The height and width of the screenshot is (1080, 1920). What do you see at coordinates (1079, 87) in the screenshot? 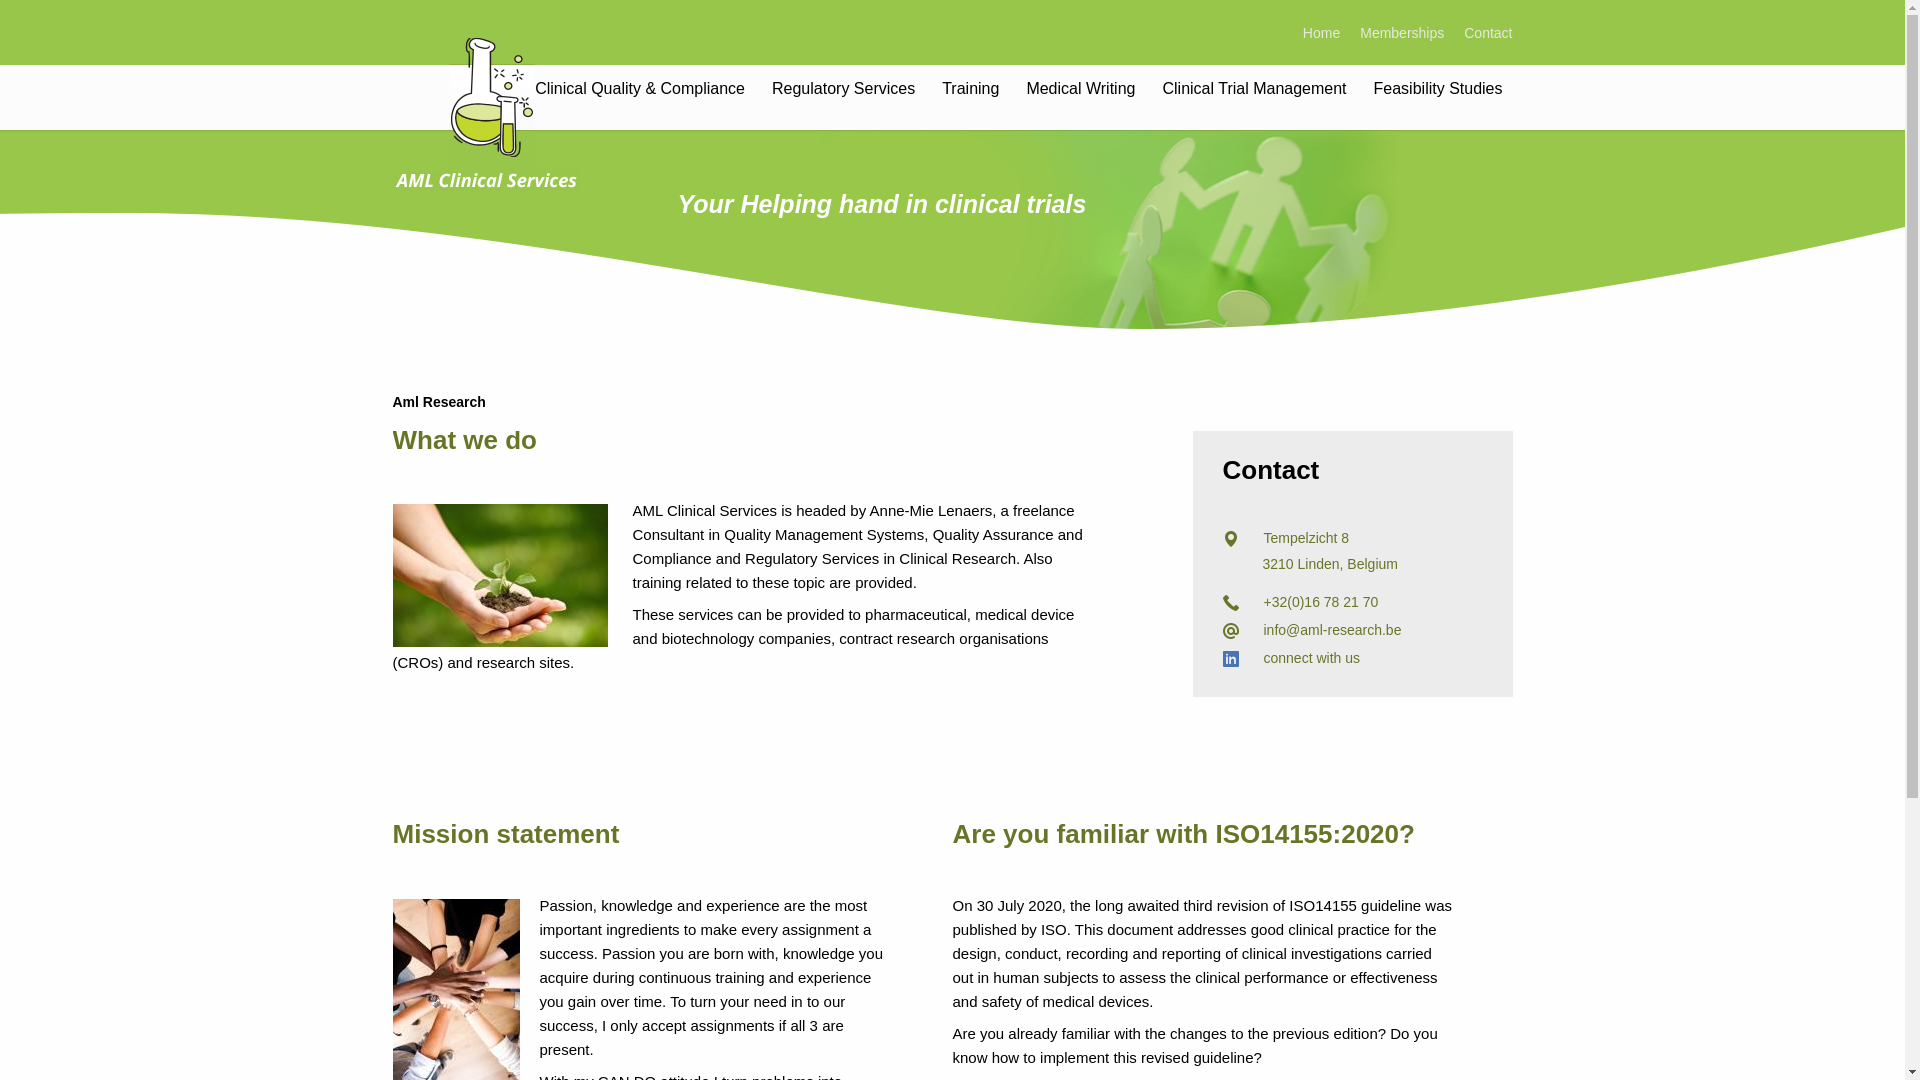
I see `'Medical Writing'` at bounding box center [1079, 87].